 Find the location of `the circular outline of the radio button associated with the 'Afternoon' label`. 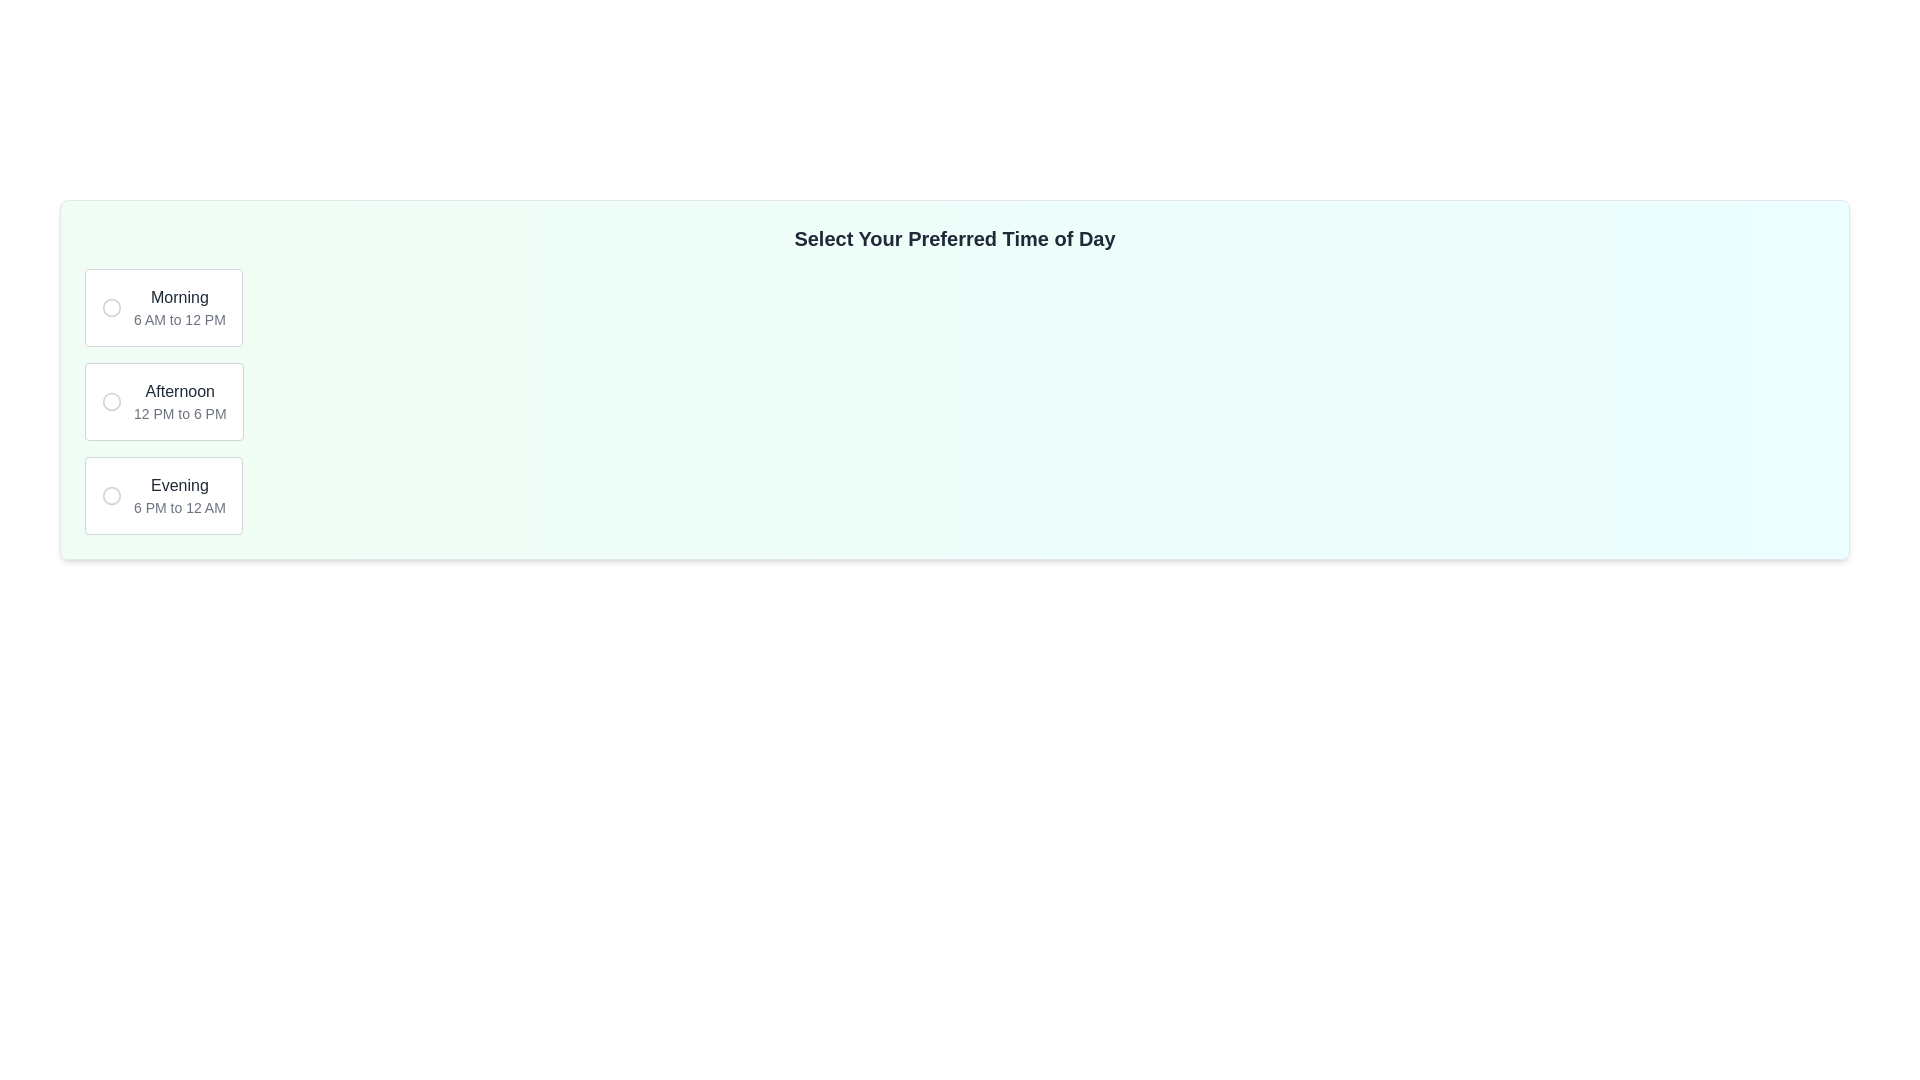

the circular outline of the radio button associated with the 'Afternoon' label is located at coordinates (110, 401).